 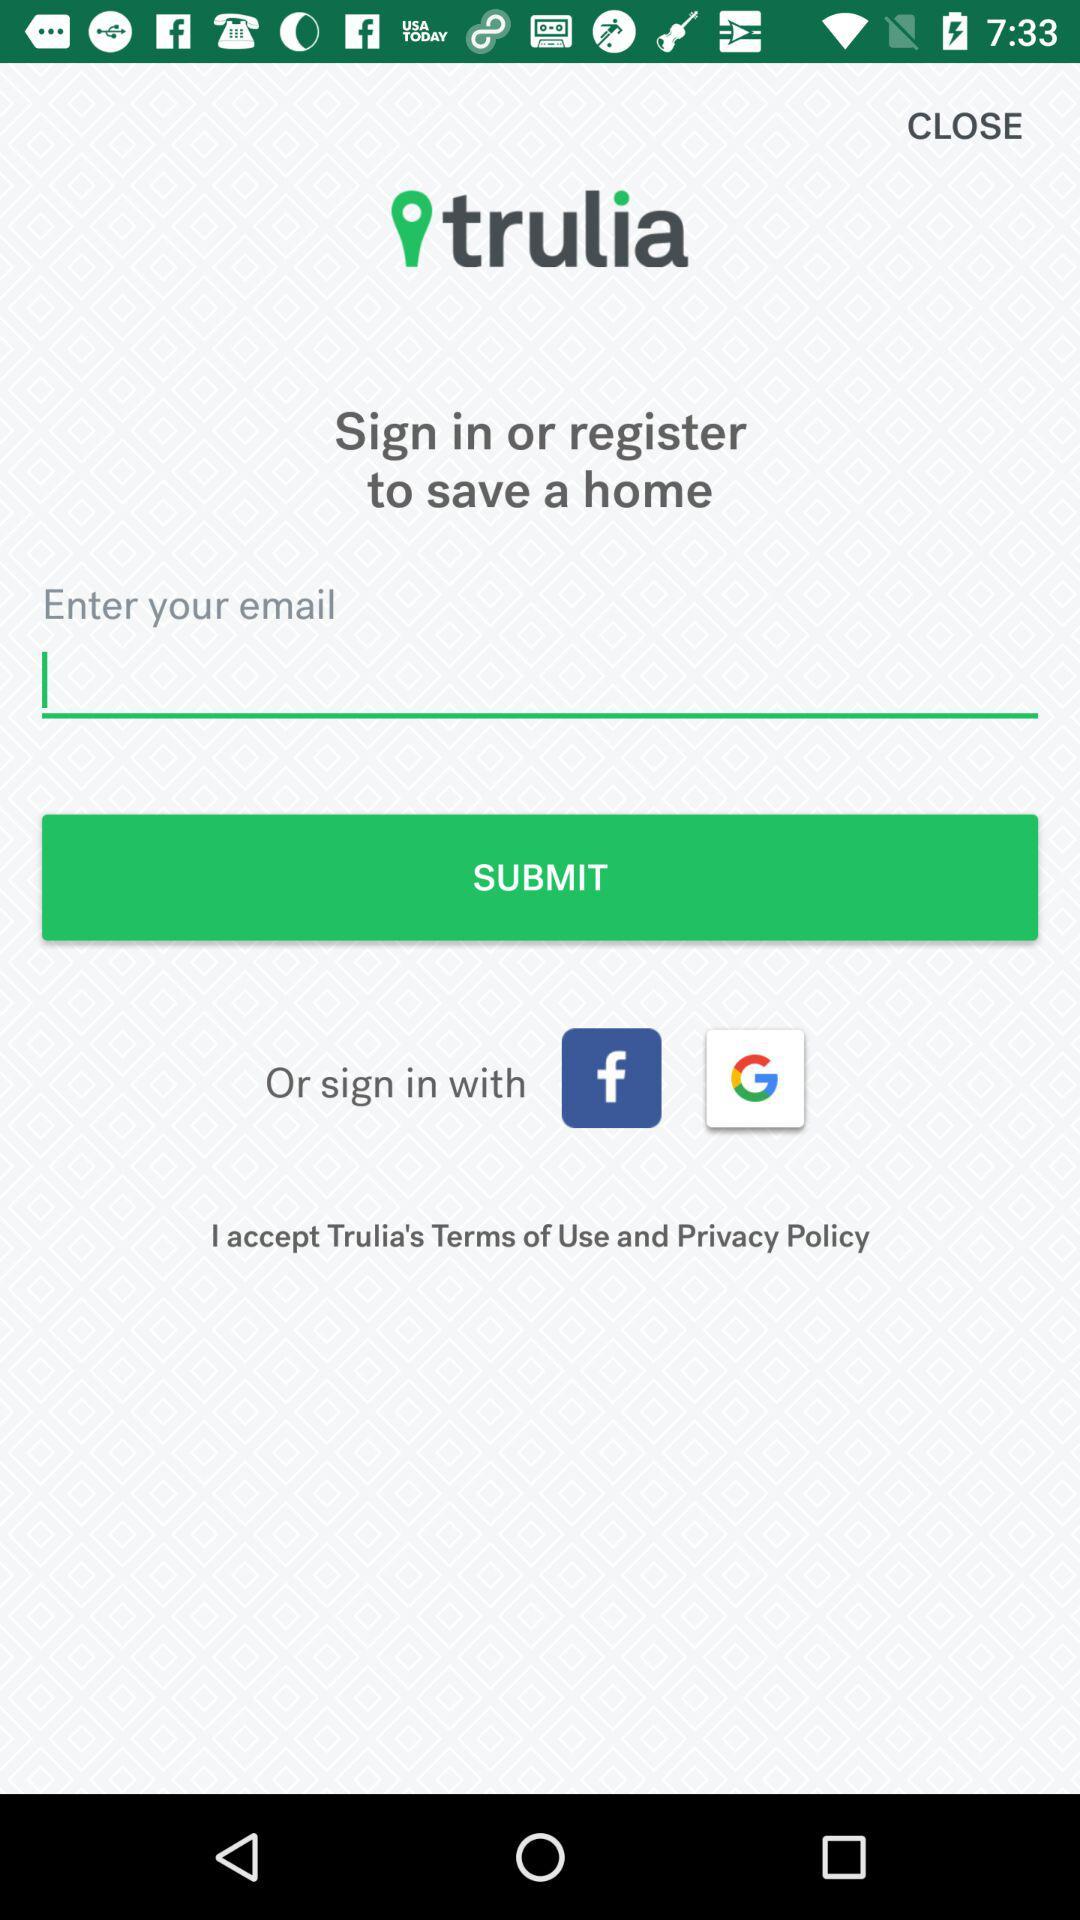 What do you see at coordinates (755, 1077) in the screenshot?
I see `sign up with google account` at bounding box center [755, 1077].